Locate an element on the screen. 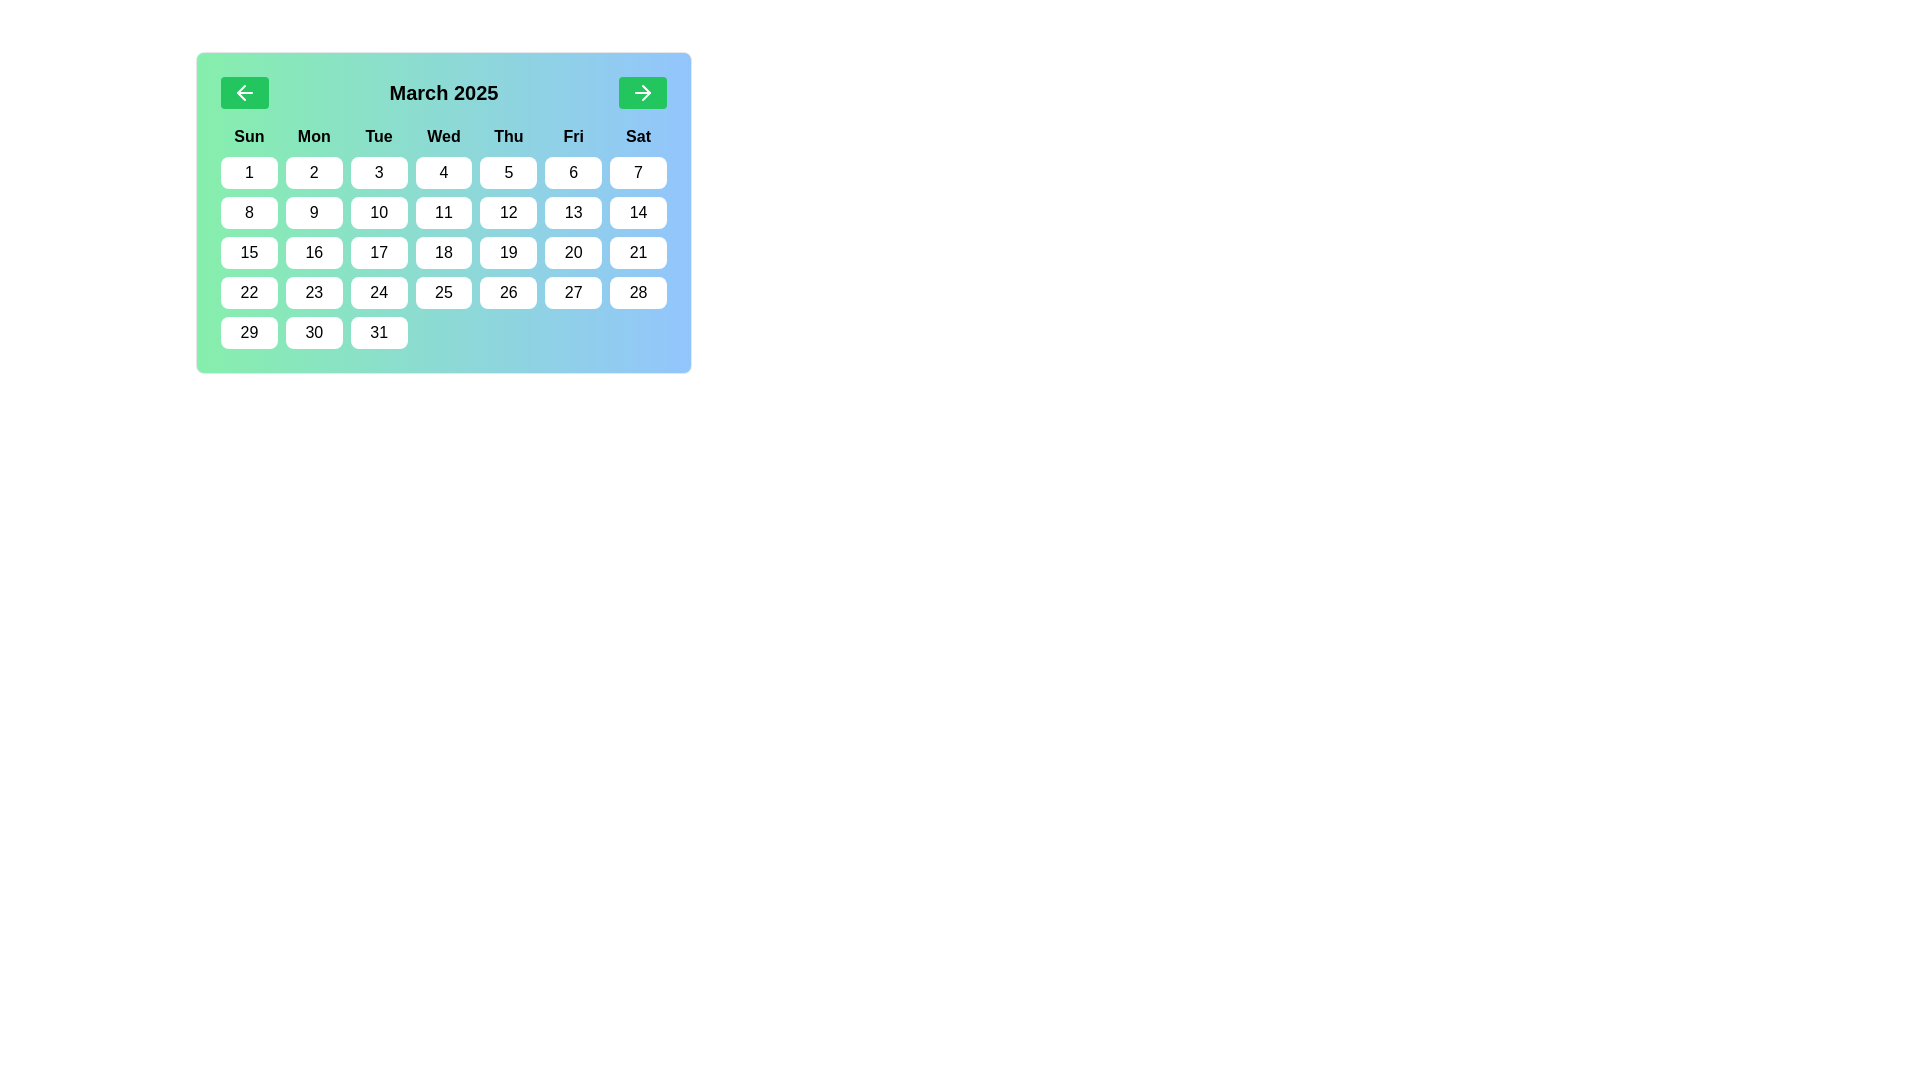  the calendar day cell button with the text '22' in the first column of the sixth row under the 'Sat' weekday label is located at coordinates (248, 293).